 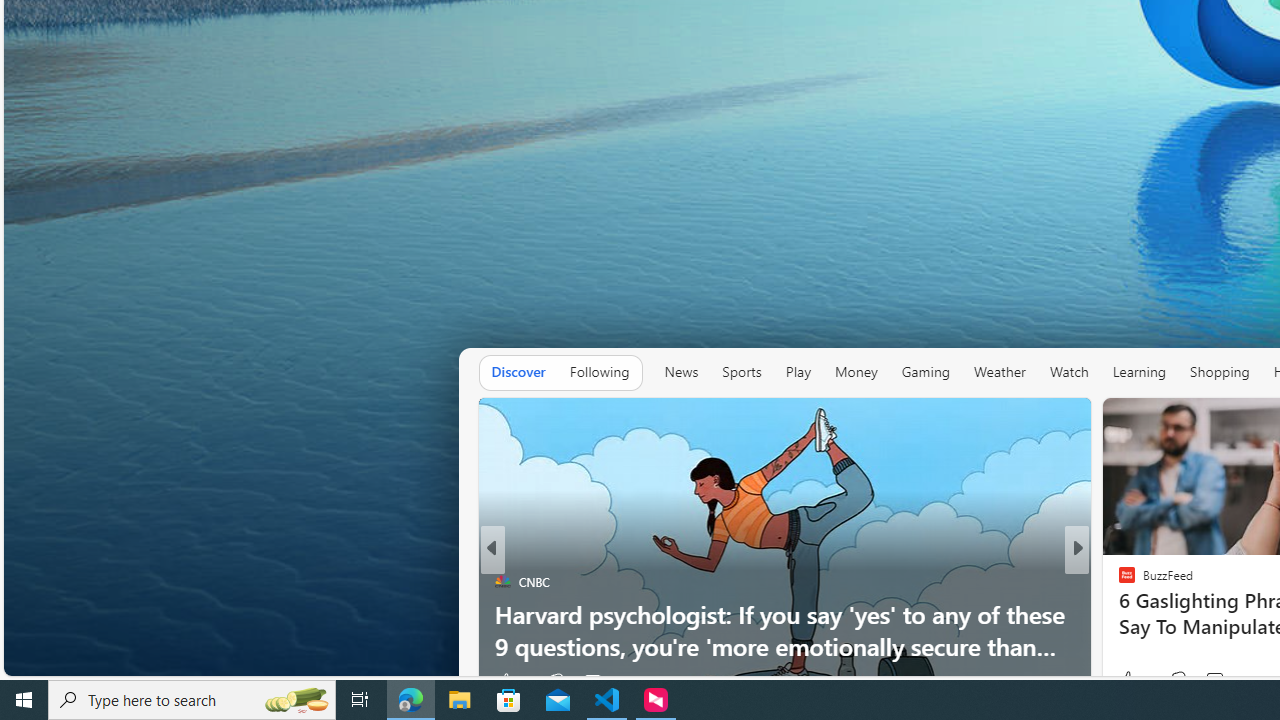 I want to click on '42 Like', so click(x=1128, y=680).